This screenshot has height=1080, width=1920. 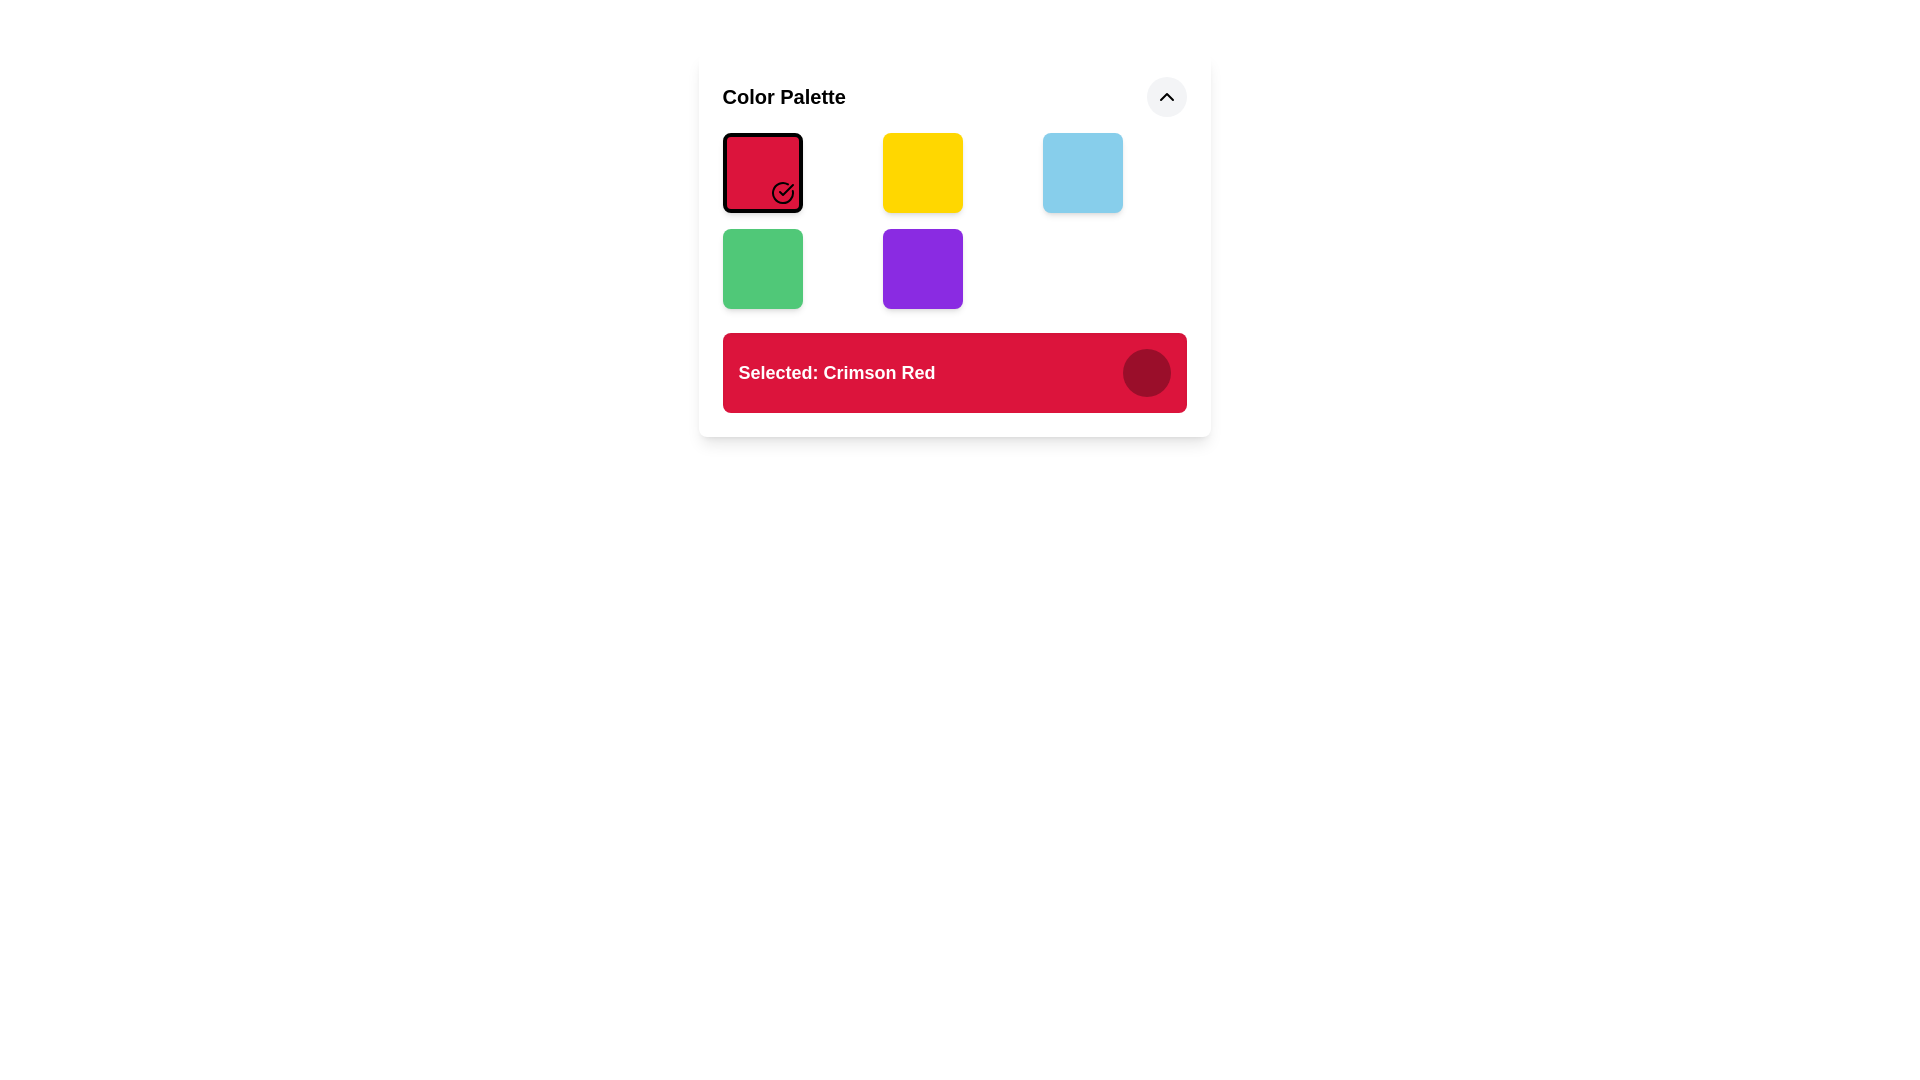 What do you see at coordinates (761, 172) in the screenshot?
I see `the top-left selectable color tile in the color palette, which has a crimson red background and a black border with a checkmark icon` at bounding box center [761, 172].